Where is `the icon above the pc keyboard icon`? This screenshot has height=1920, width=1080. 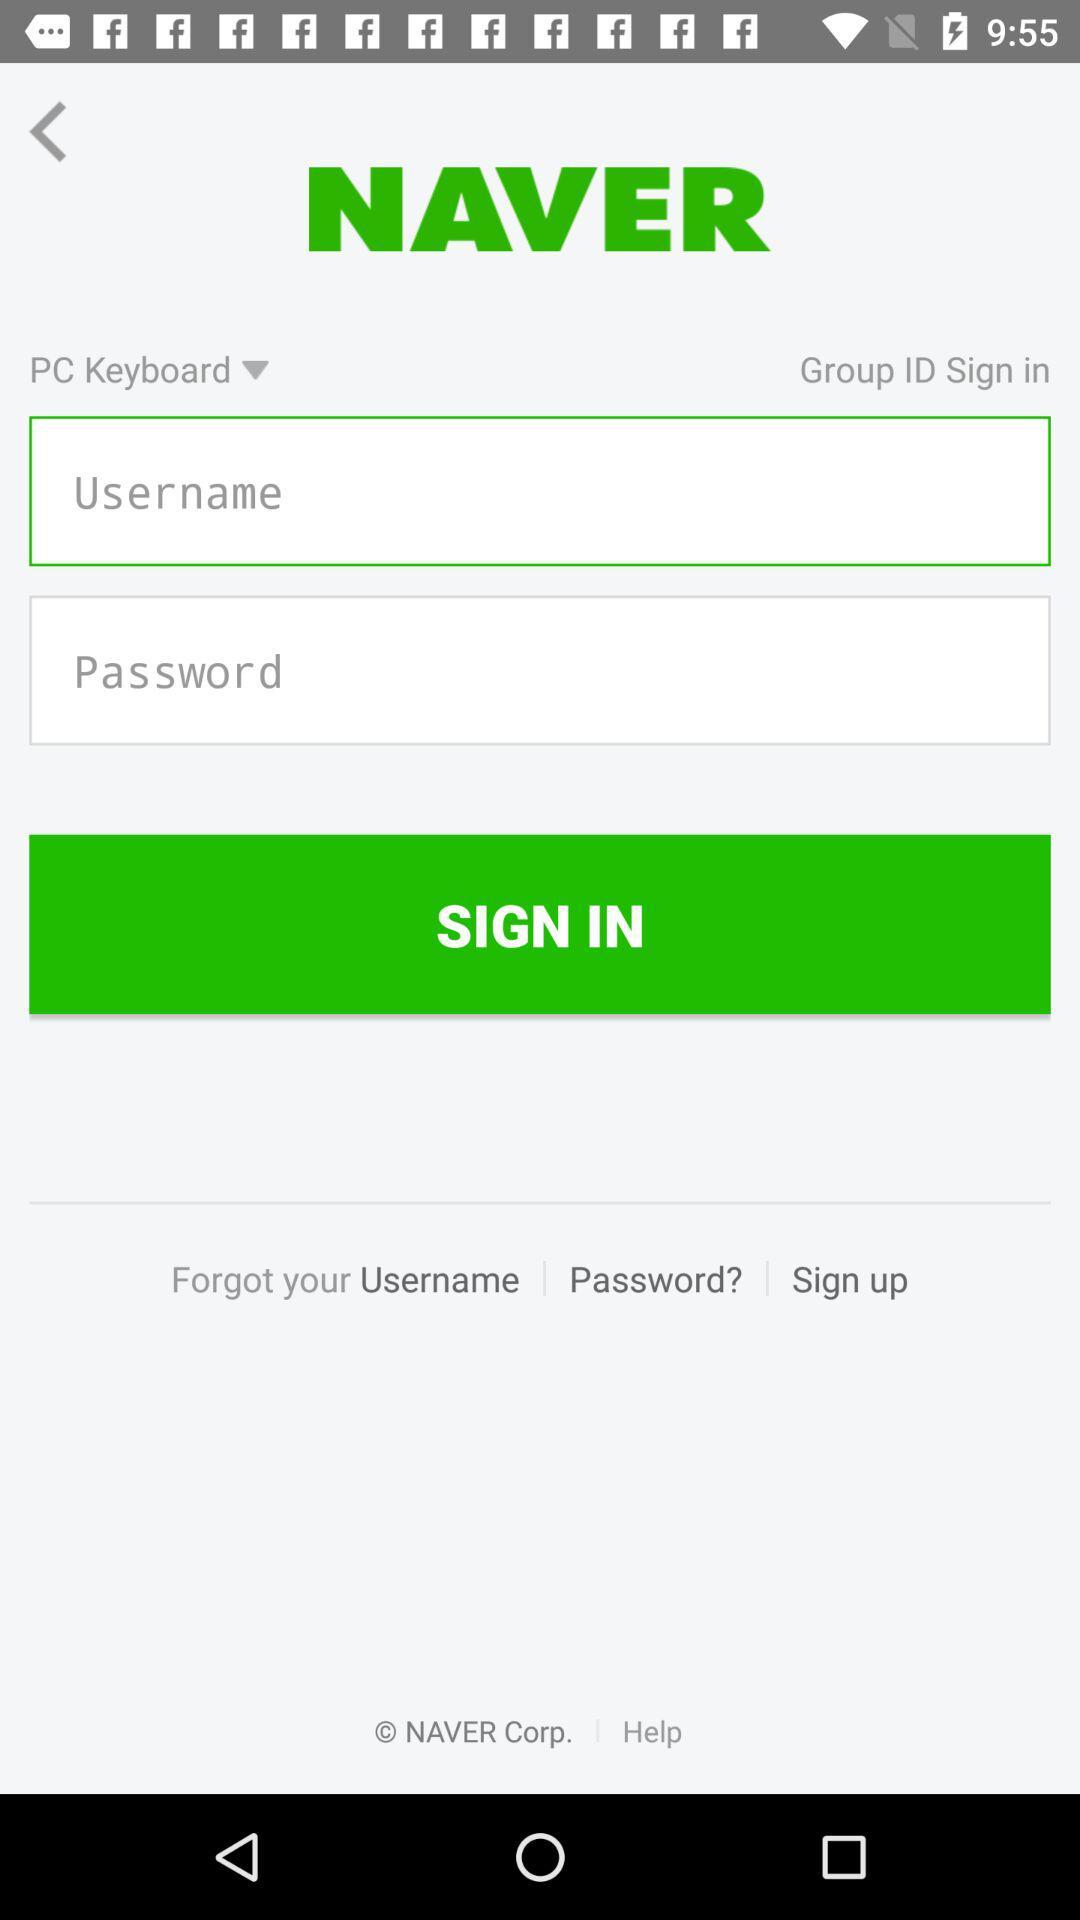 the icon above the pc keyboard icon is located at coordinates (65, 130).